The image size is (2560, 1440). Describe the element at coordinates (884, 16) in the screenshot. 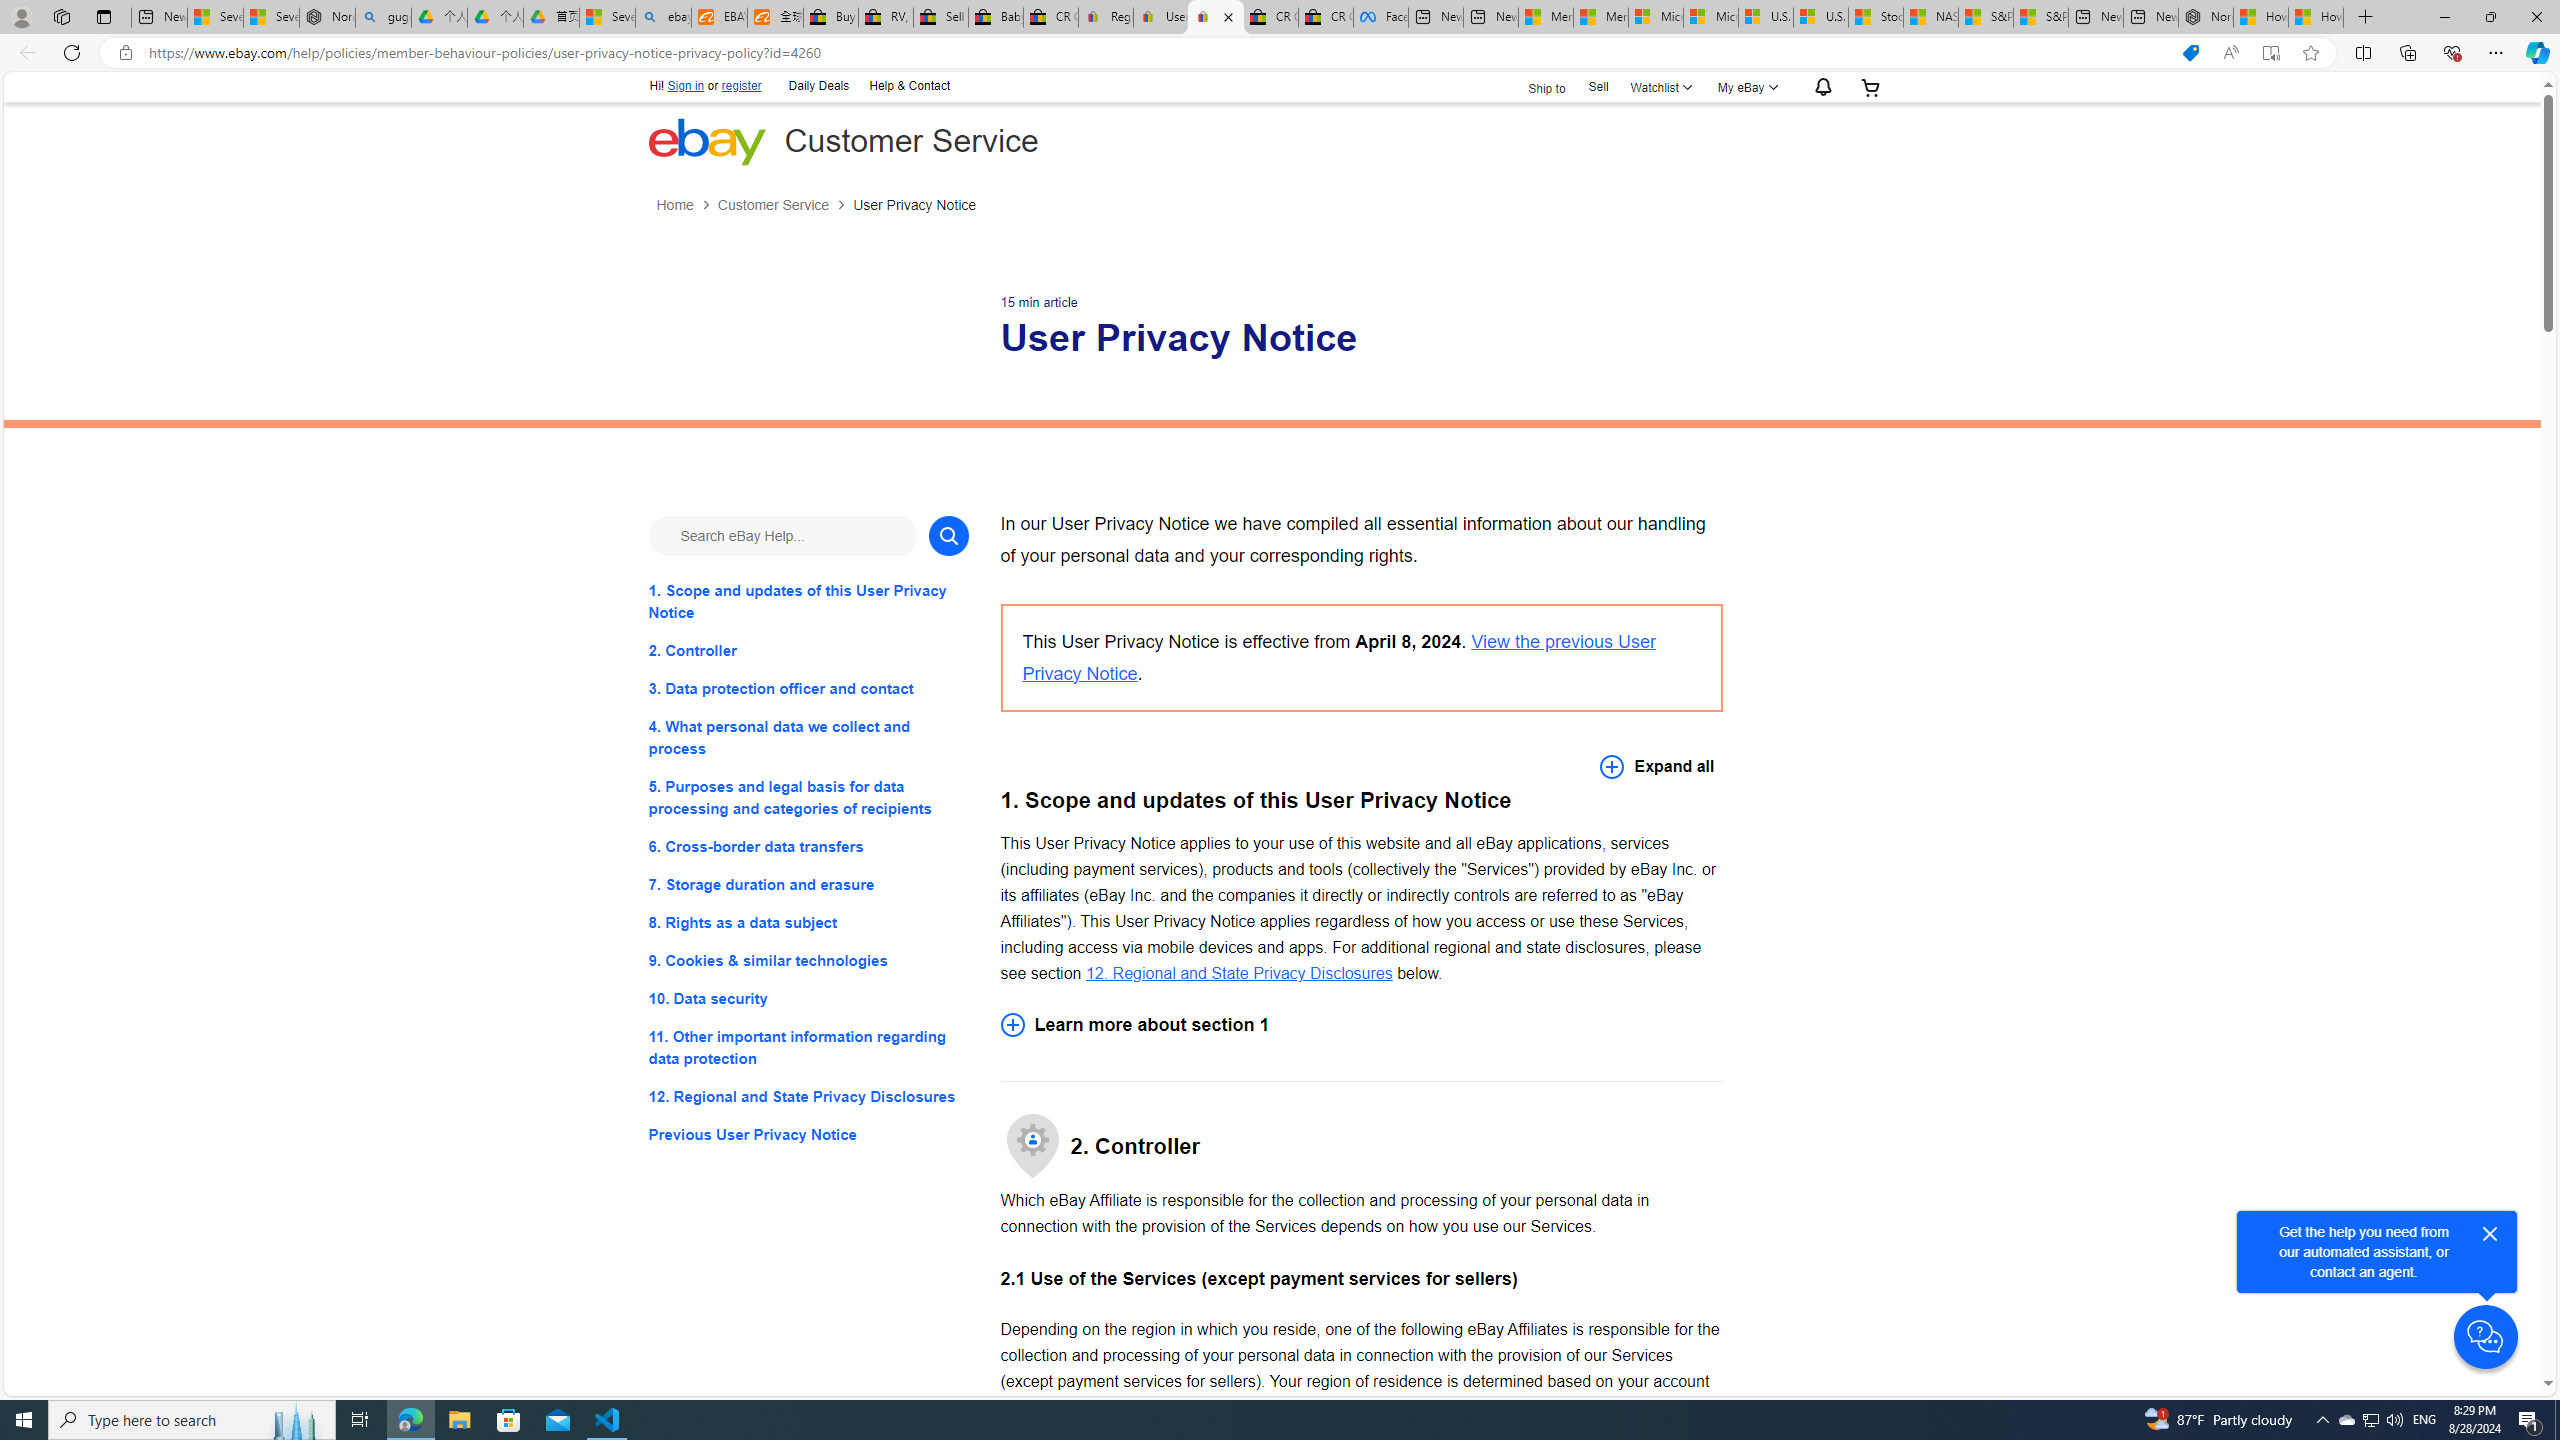

I see `'RV, Trailer & Camper Steps & Ladders for sale | eBay'` at that location.